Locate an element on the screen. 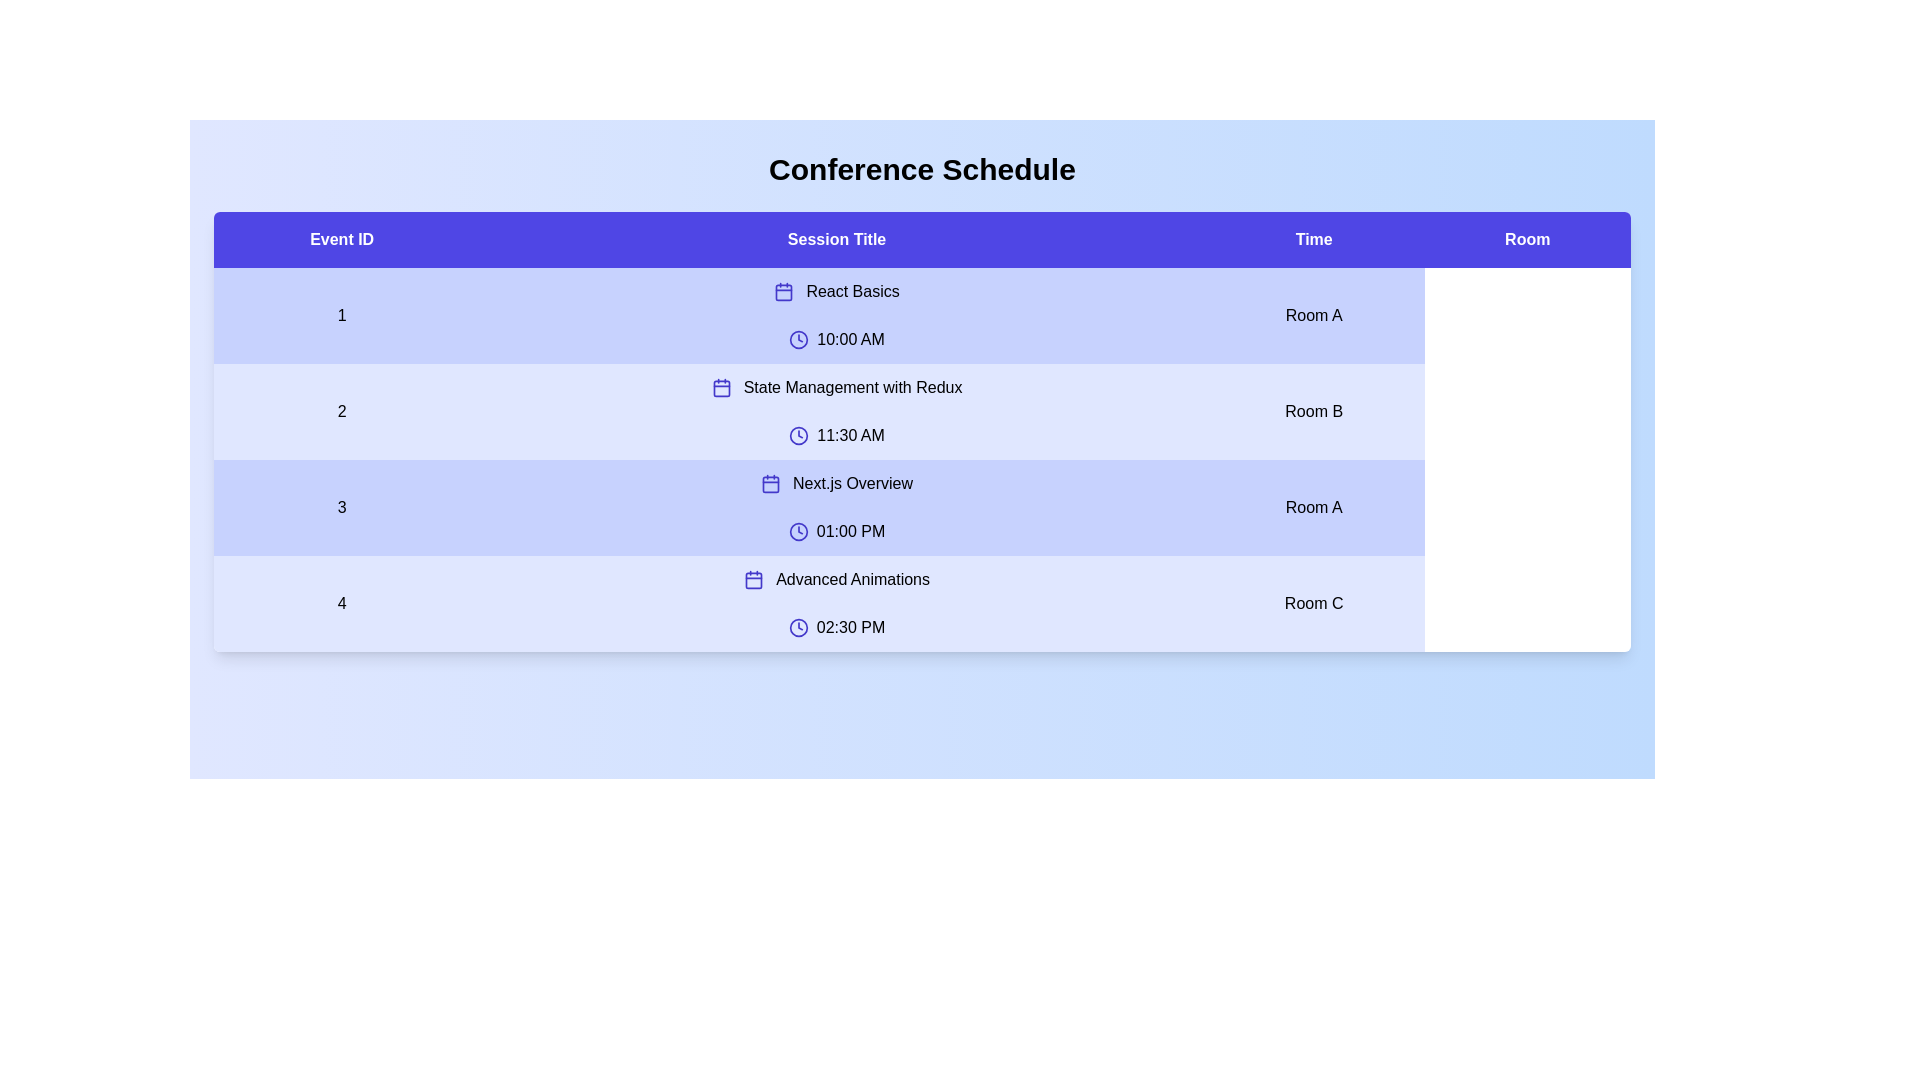 The height and width of the screenshot is (1080, 1920). the table header labeled 'Event ID' to sort the table by that column is located at coordinates (341, 238).